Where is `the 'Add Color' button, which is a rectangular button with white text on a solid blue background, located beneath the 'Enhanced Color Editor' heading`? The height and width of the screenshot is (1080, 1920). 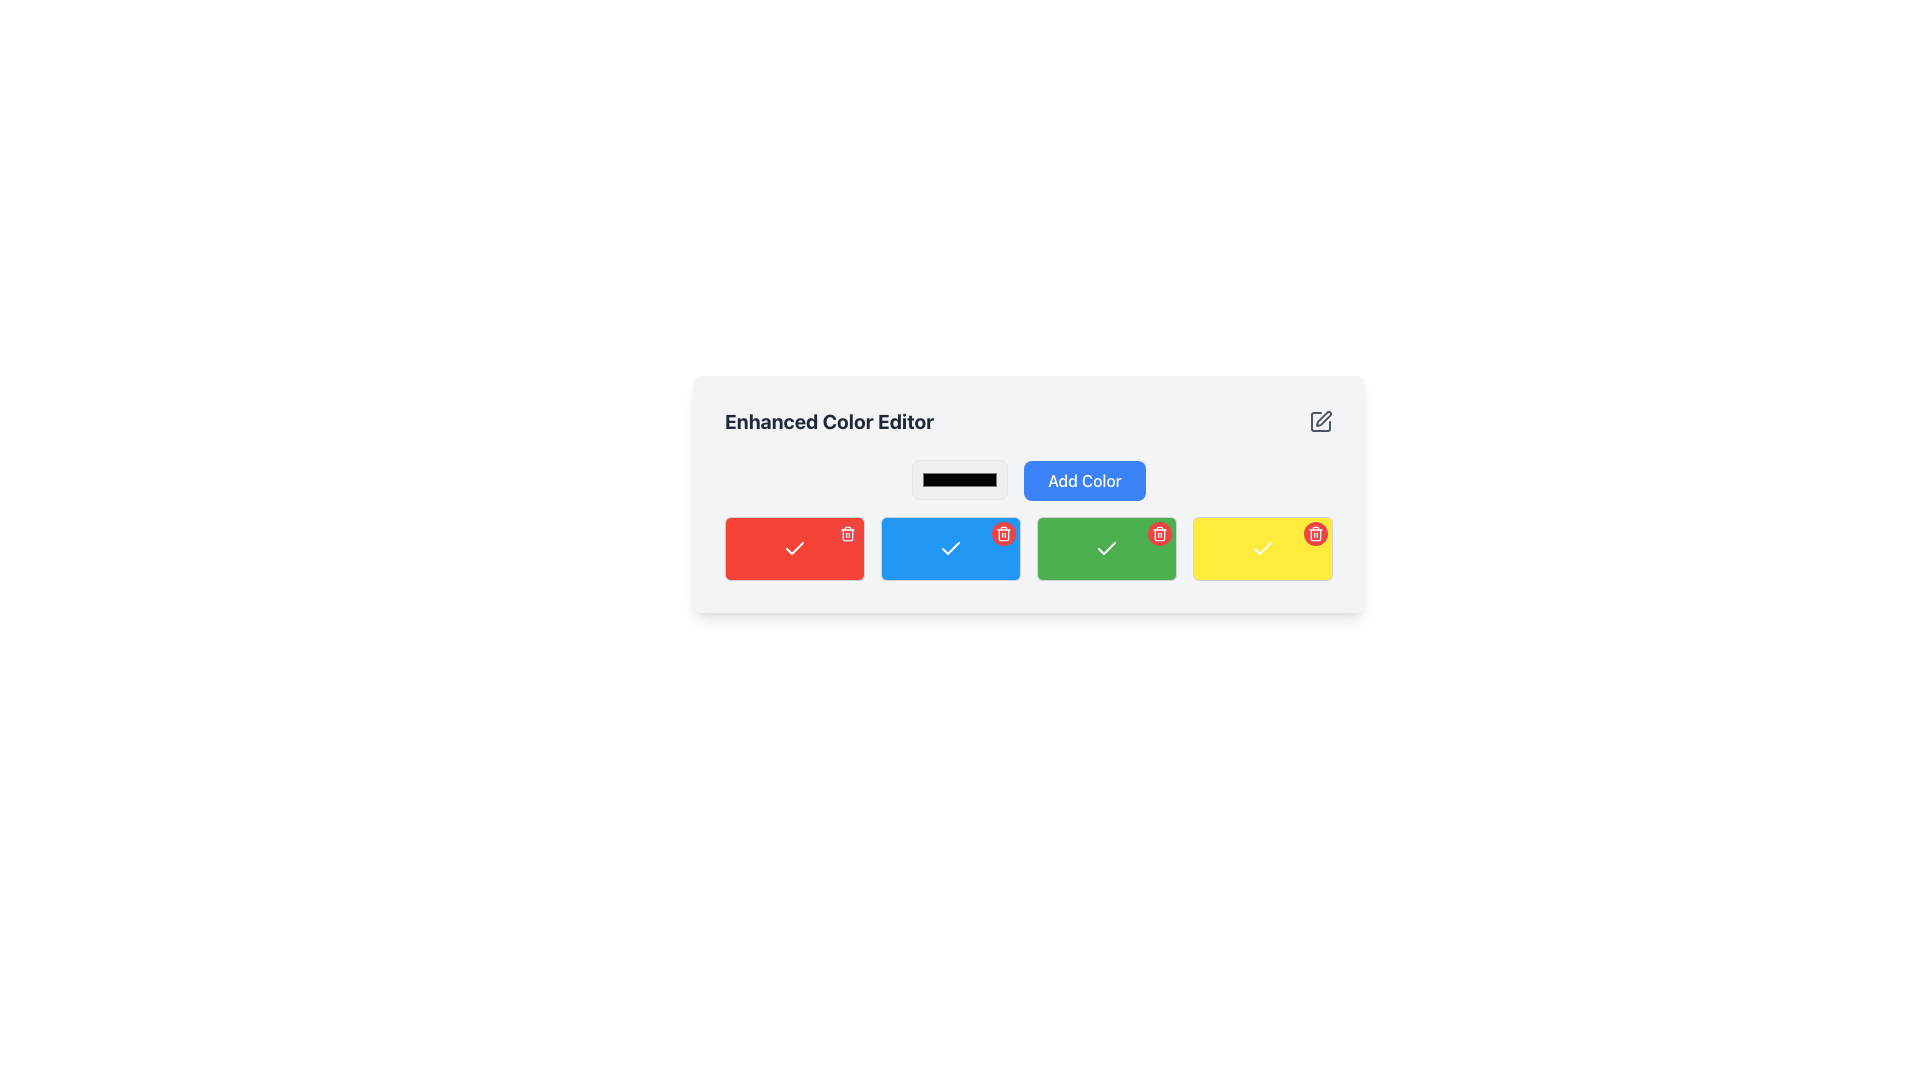
the 'Add Color' button, which is a rectangular button with white text on a solid blue background, located beneath the 'Enhanced Color Editor' heading is located at coordinates (1083, 481).